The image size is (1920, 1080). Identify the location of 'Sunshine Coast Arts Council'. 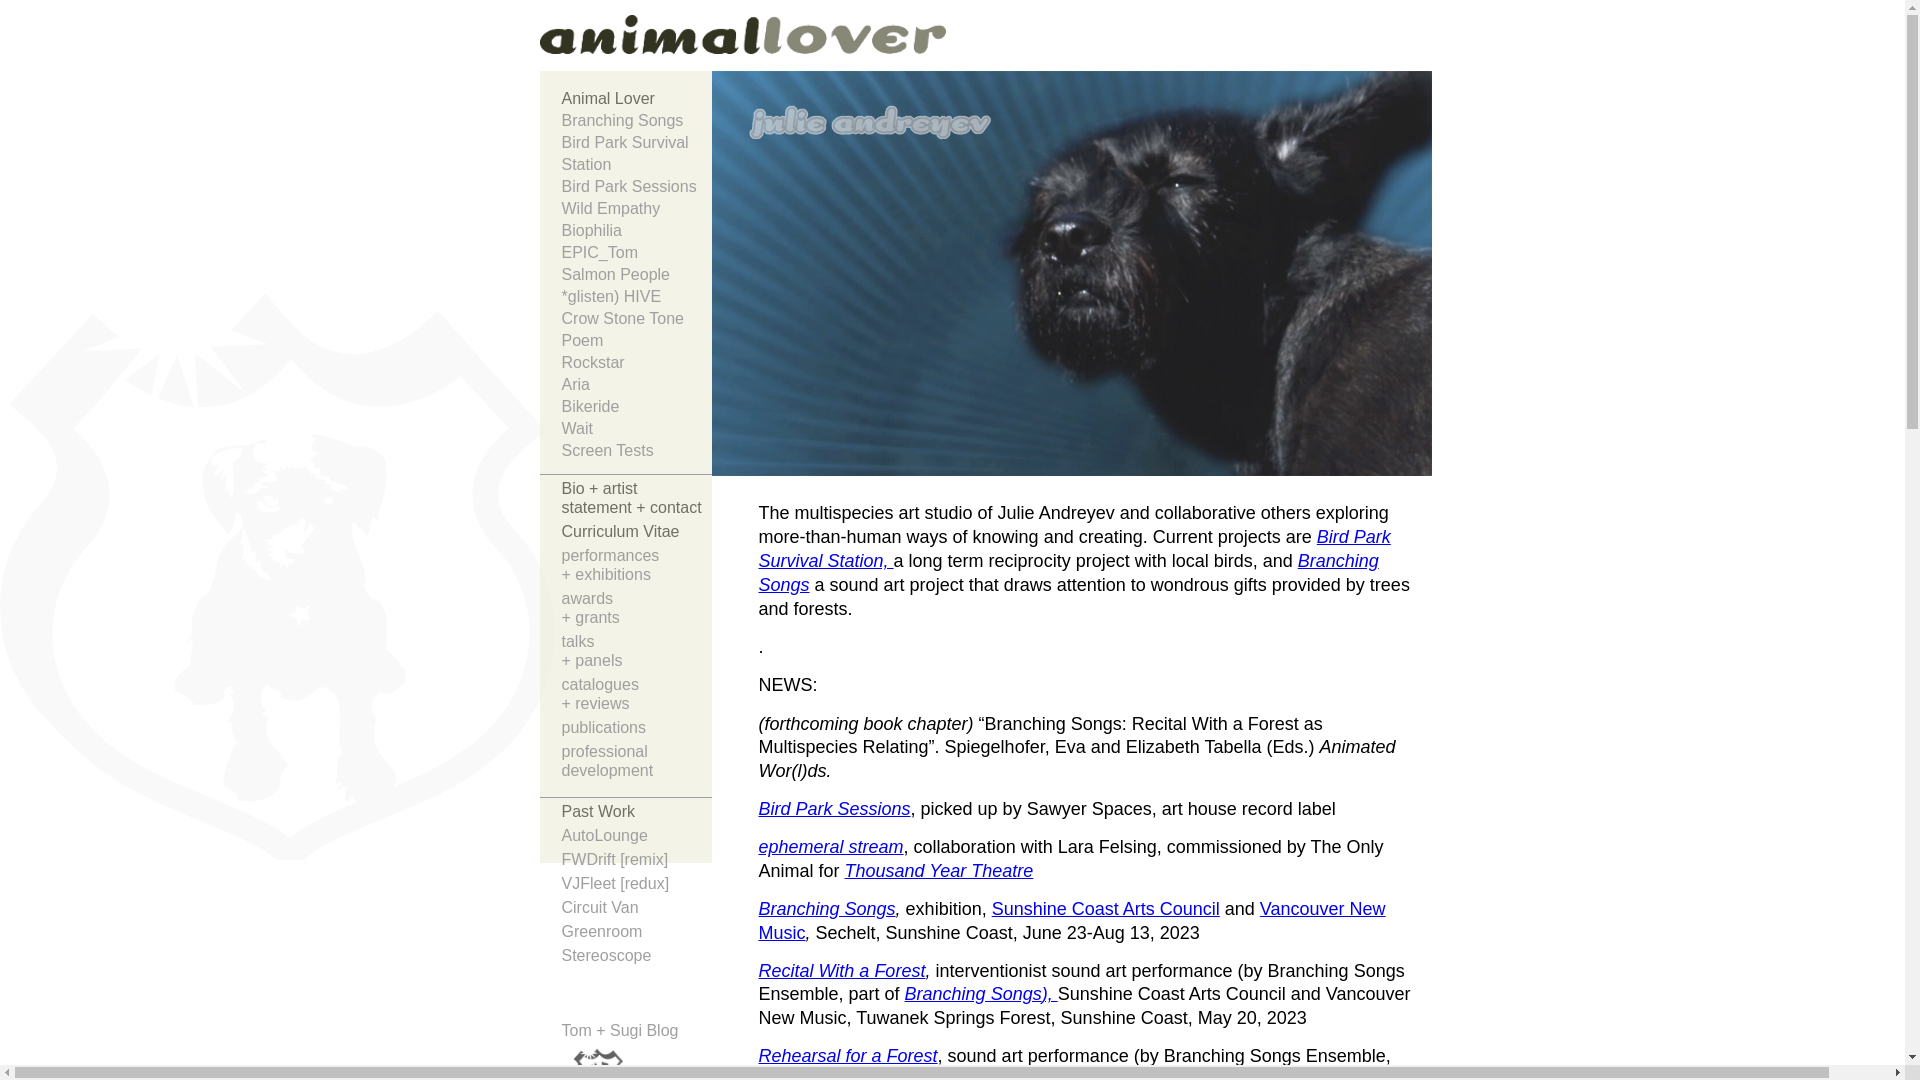
(1104, 909).